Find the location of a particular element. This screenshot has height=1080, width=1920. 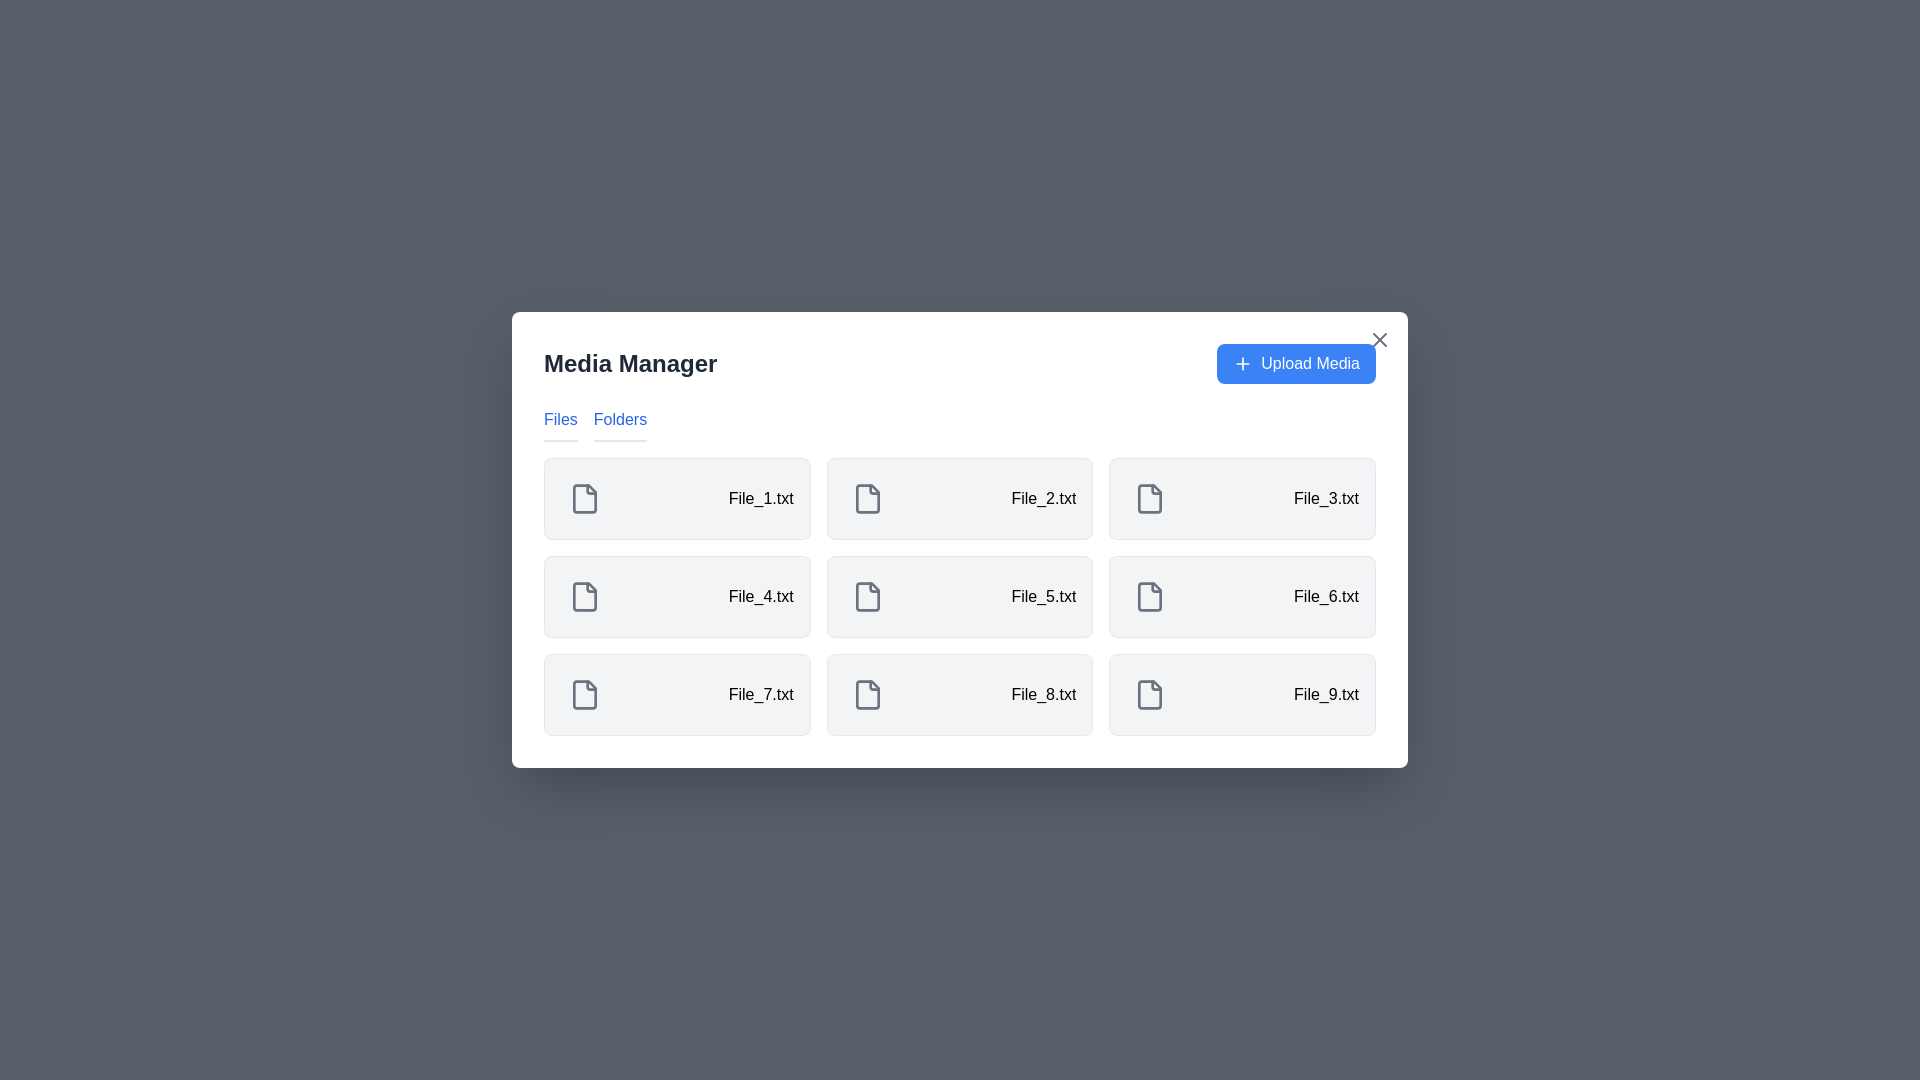

the file document icon located in the bottom-right corner of the grid in the 'Media Manager' interface, positioned to the right of 'File_8.txt' and below 'File_6.txt' is located at coordinates (1150, 693).